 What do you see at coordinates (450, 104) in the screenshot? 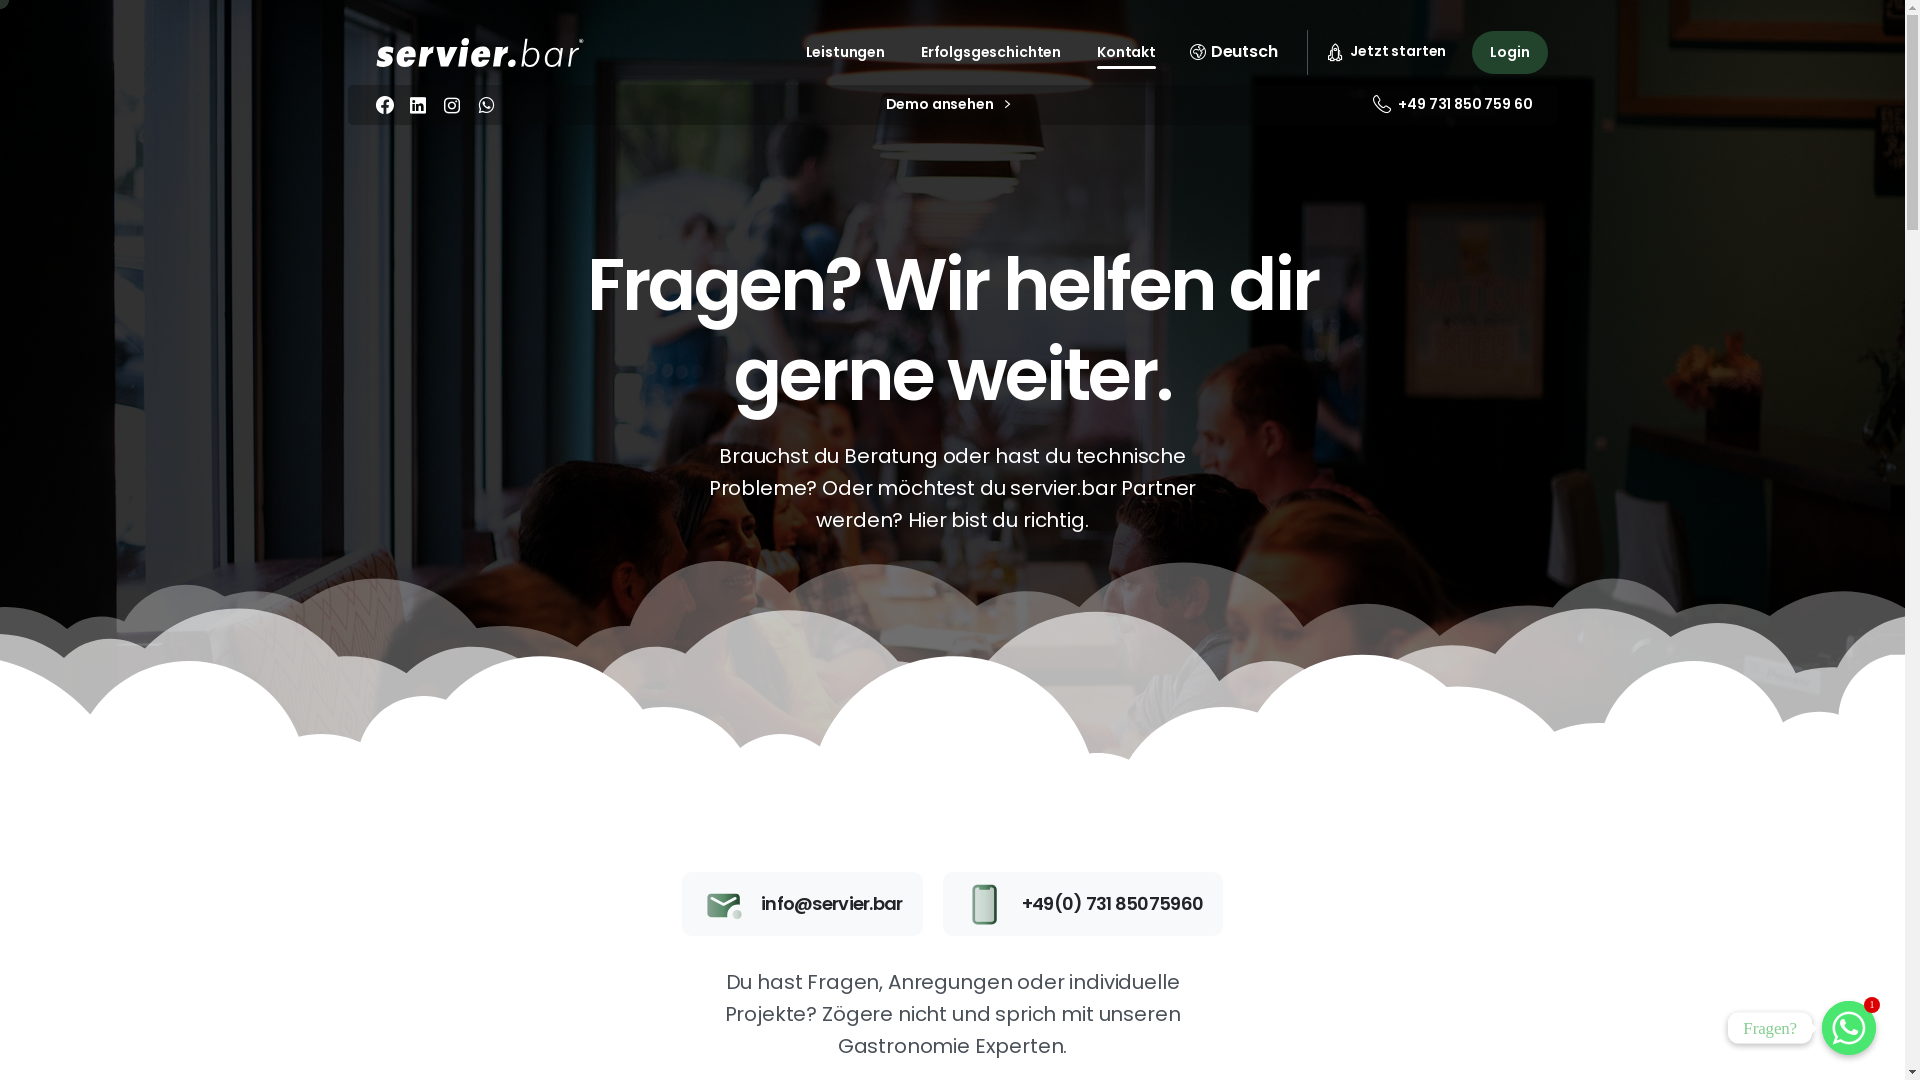
I see `'instagram'` at bounding box center [450, 104].